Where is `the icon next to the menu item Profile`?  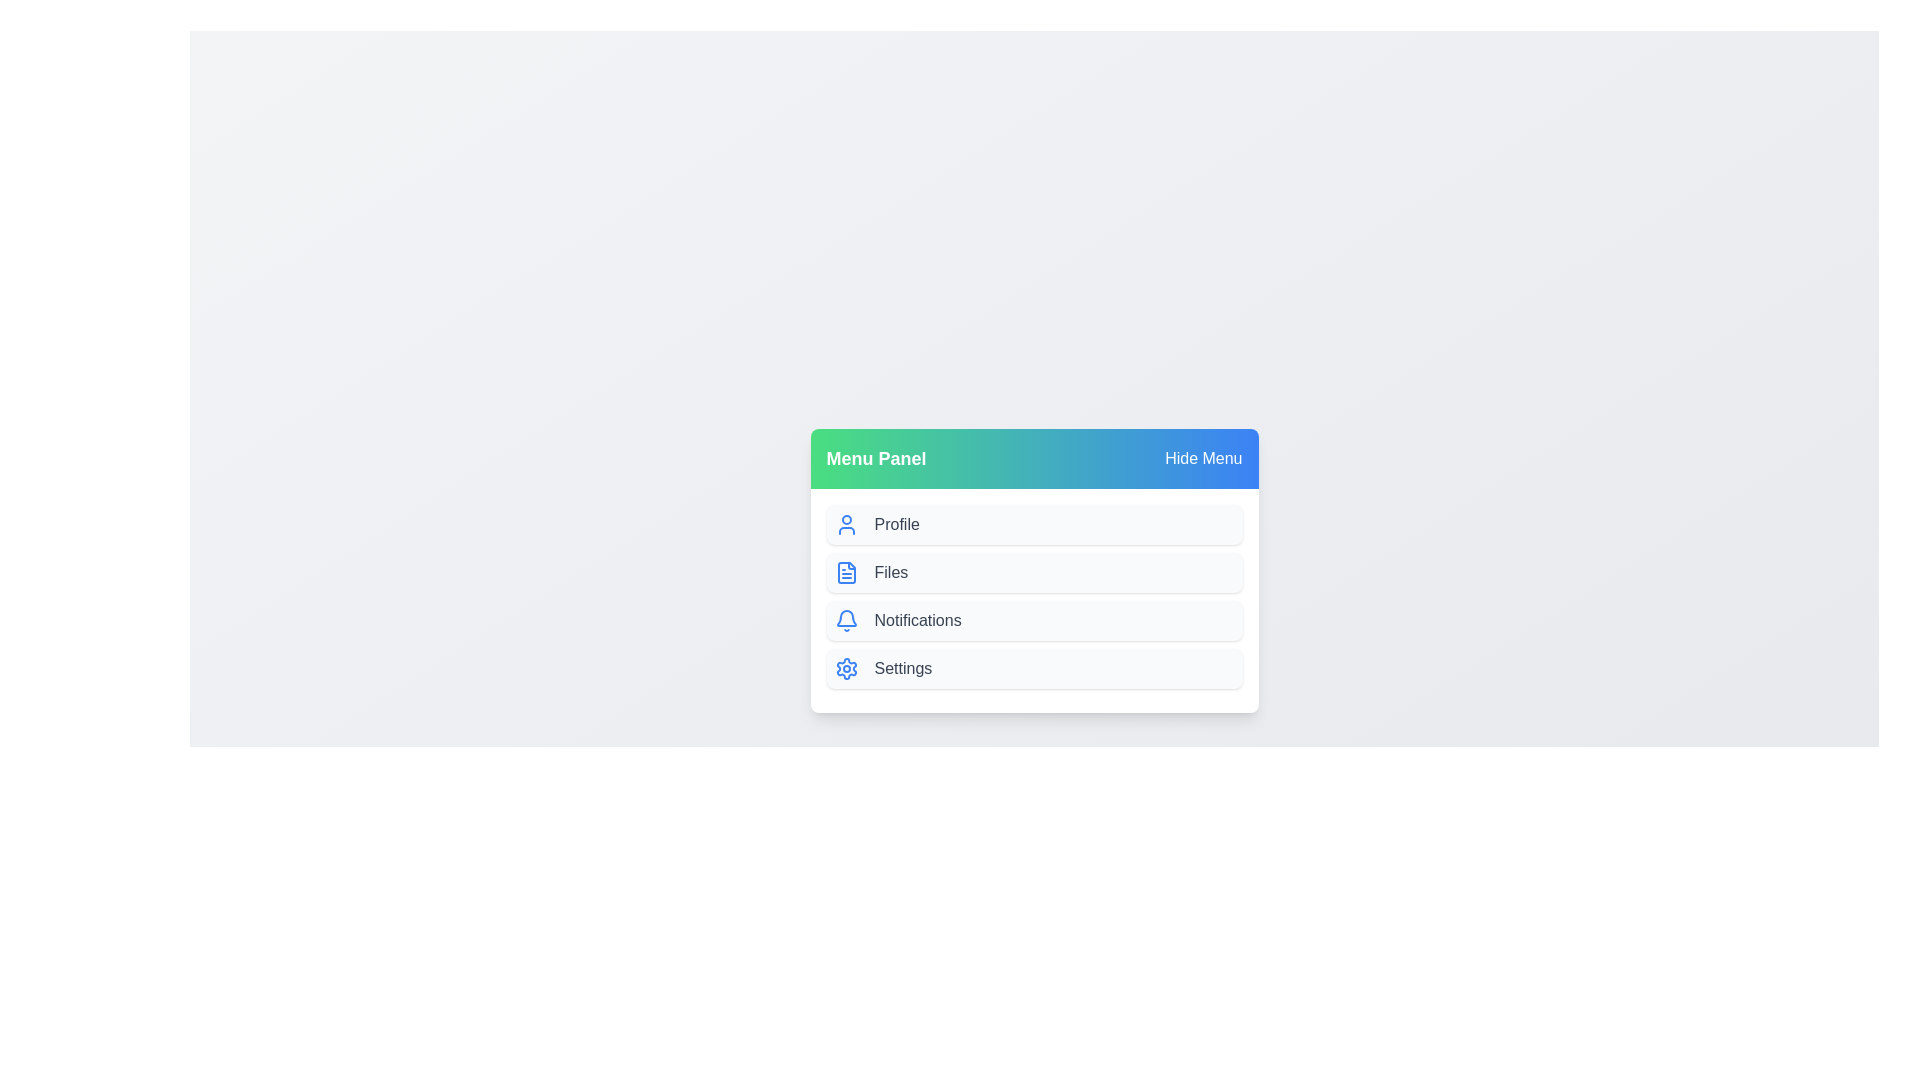
the icon next to the menu item Profile is located at coordinates (846, 523).